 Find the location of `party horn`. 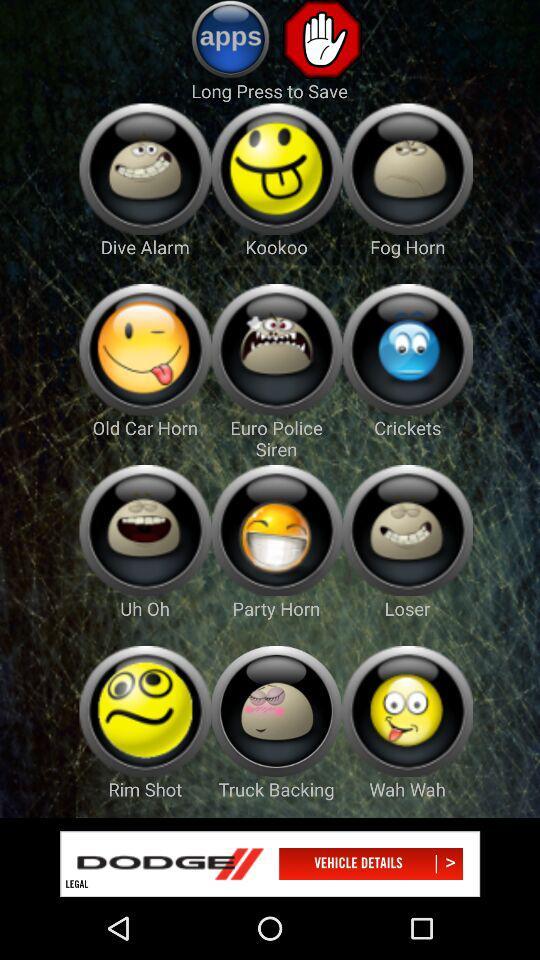

party horn is located at coordinates (275, 529).